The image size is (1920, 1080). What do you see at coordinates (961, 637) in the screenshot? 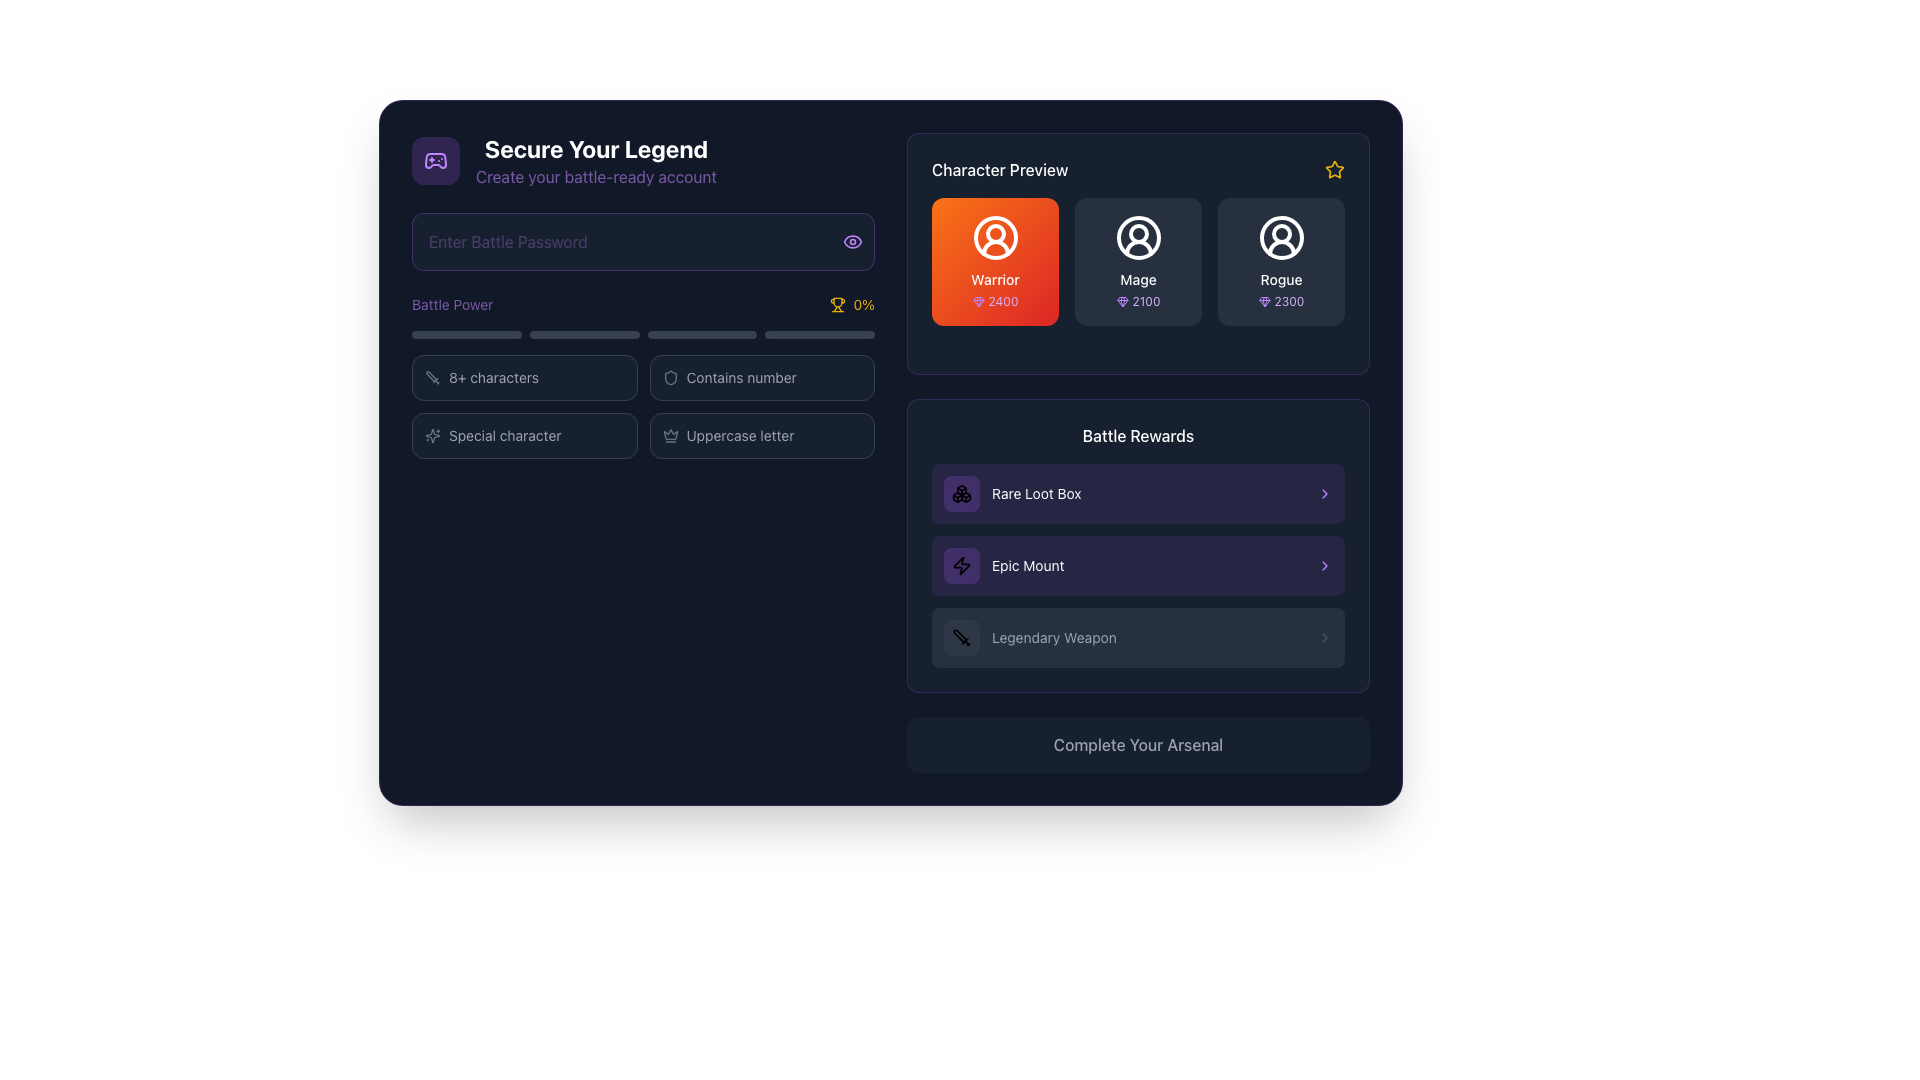
I see `the small rectangular icon with a rounded border and a sword graphic, located in the 'Battle Rewards' section to the left of the 'Legendary Weapon' label` at bounding box center [961, 637].